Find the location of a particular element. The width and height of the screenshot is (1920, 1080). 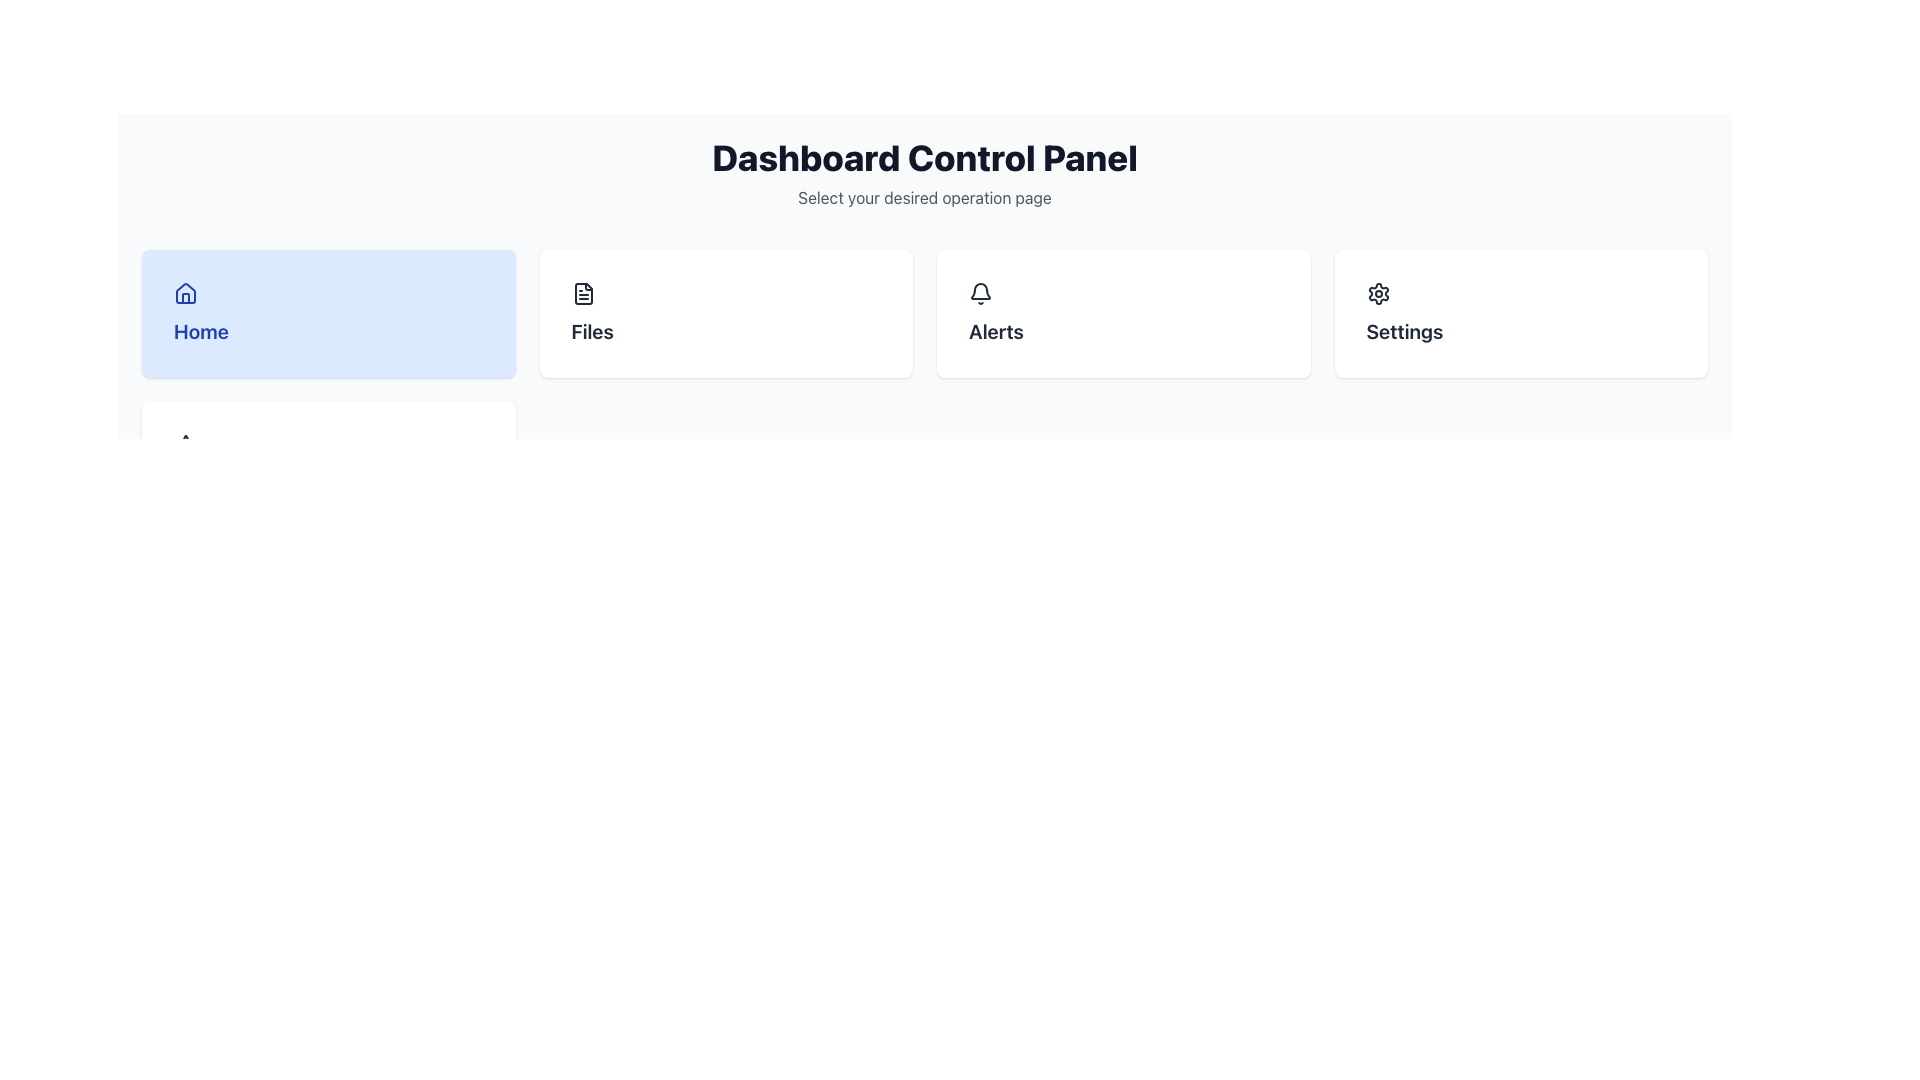

the bell icon representing notifications or alerts located in the Alerts section of the interface is located at coordinates (980, 293).